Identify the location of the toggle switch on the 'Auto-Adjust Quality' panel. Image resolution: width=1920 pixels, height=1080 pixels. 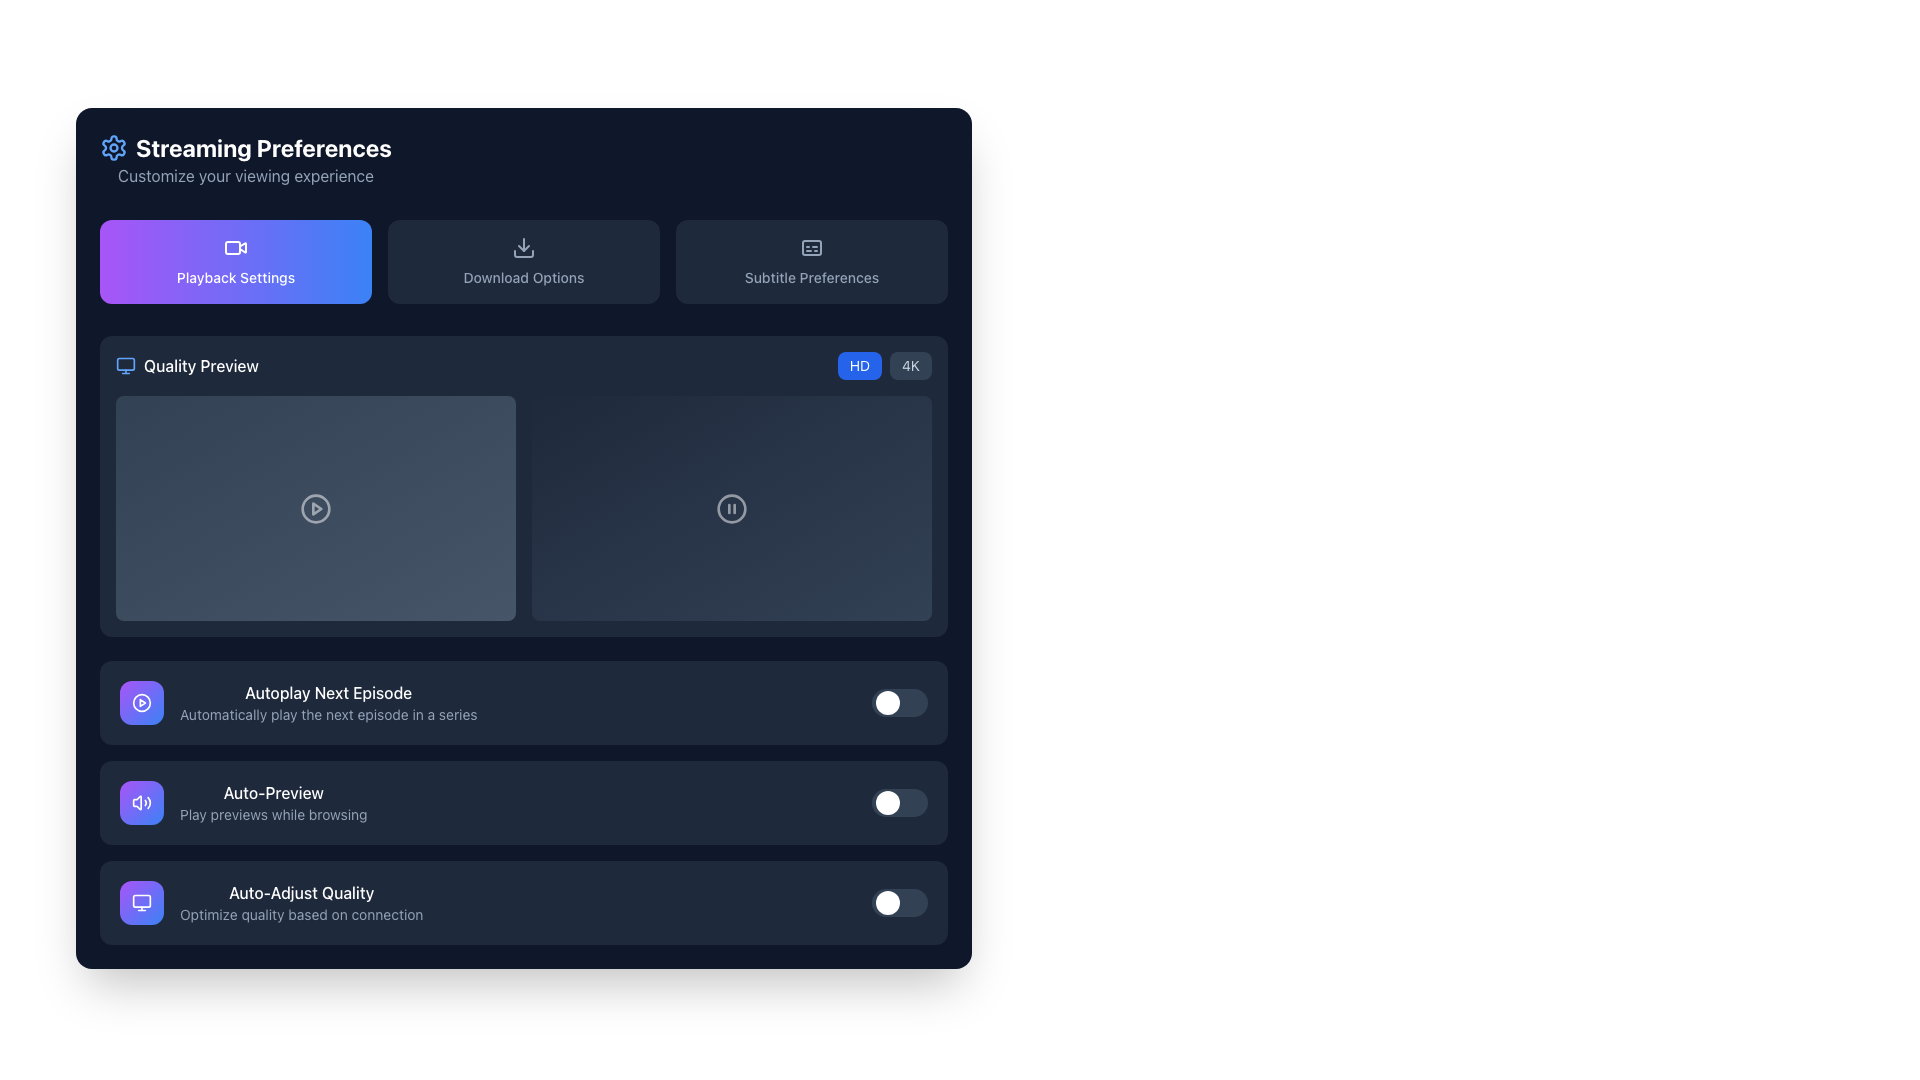
(523, 902).